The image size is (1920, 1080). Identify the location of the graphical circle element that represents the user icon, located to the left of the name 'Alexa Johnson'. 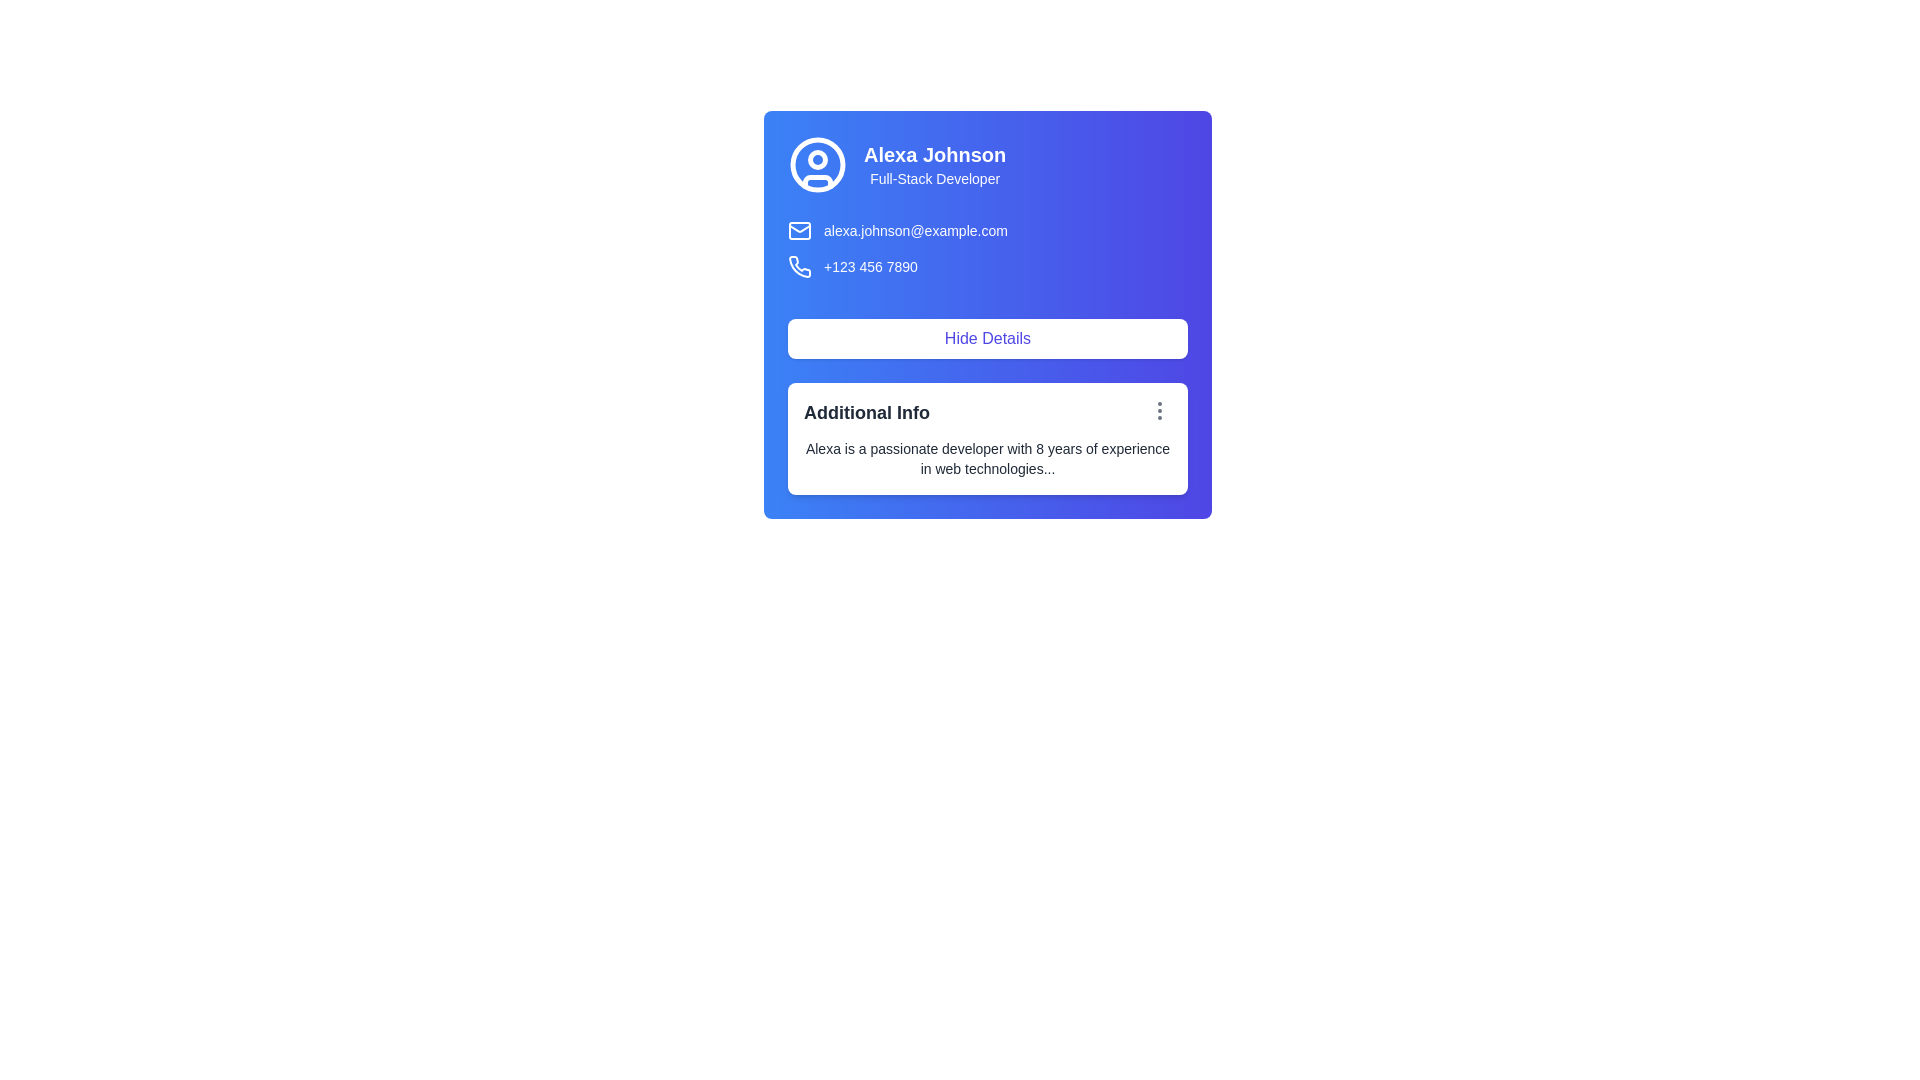
(817, 158).